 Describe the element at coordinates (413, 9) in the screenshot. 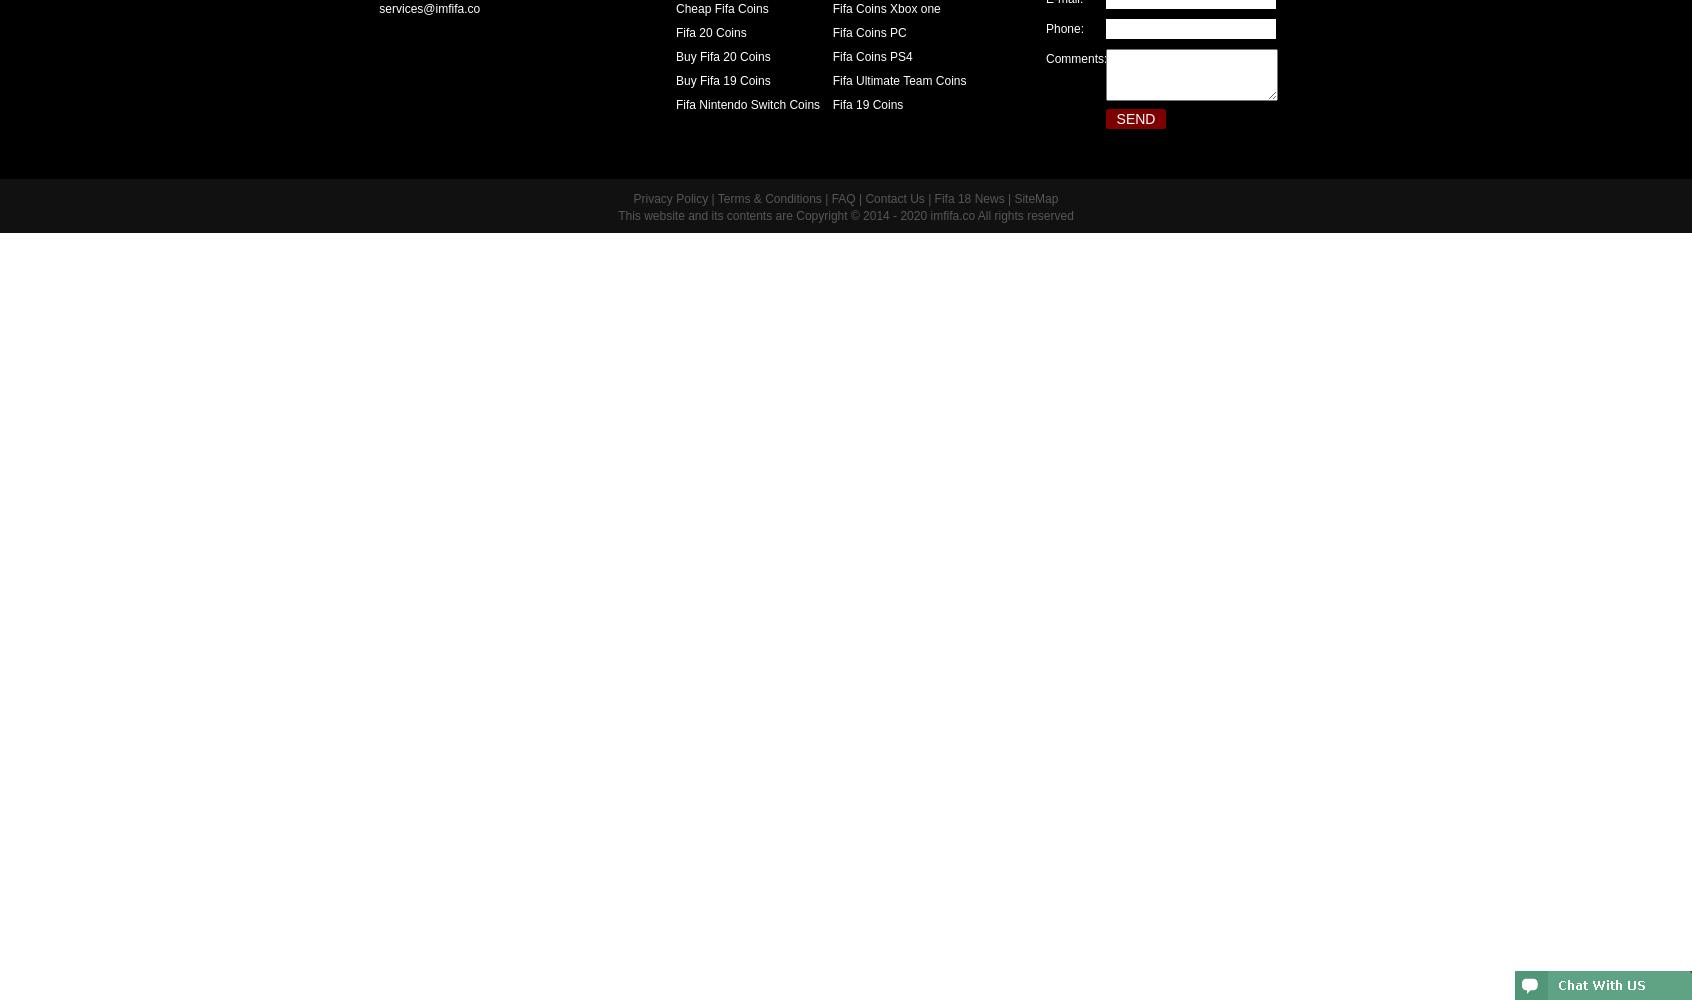

I see `'services@imfifa.co'` at that location.